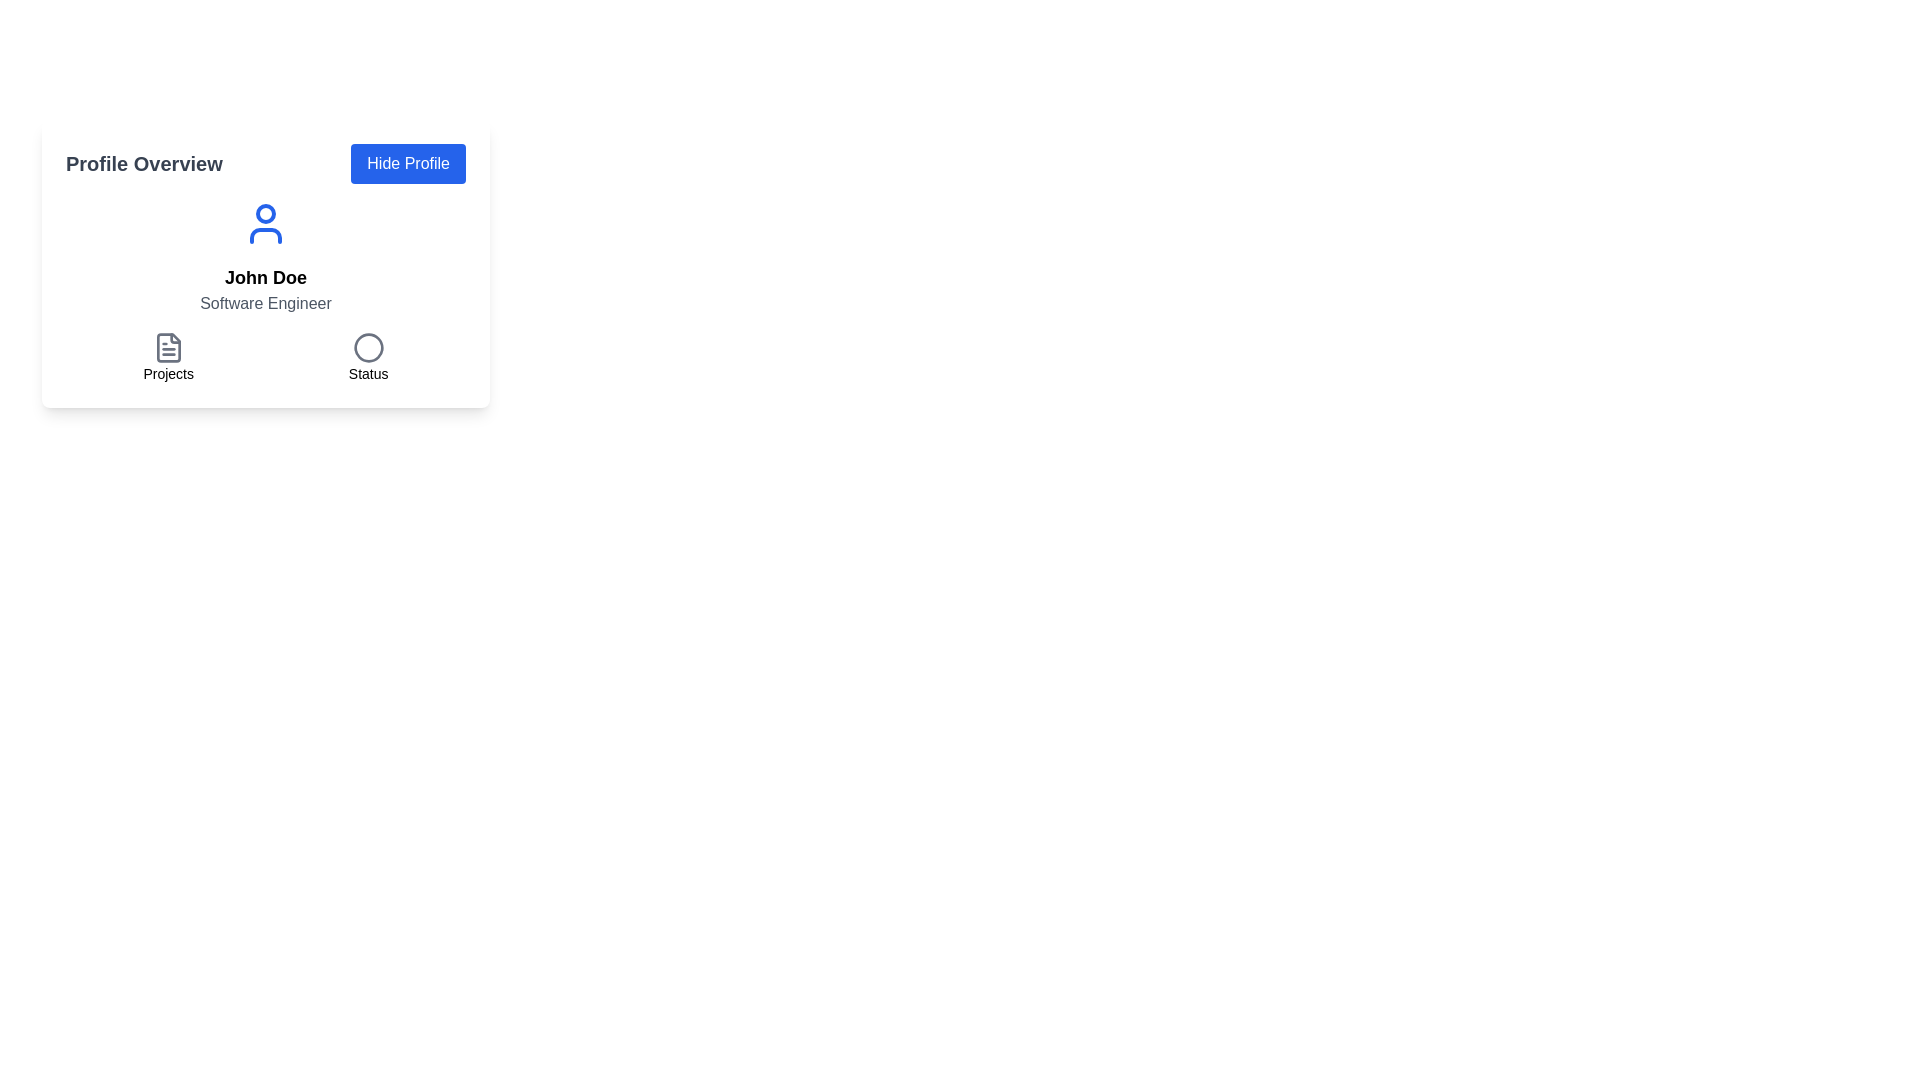 The image size is (1920, 1080). Describe the element at coordinates (168, 357) in the screenshot. I see `the 'Projects' icon located in the bottom-left section of the 'Profile Overview' card, which is part of a horizontally aligned set of elements including the 'Status' icon to its right` at that location.